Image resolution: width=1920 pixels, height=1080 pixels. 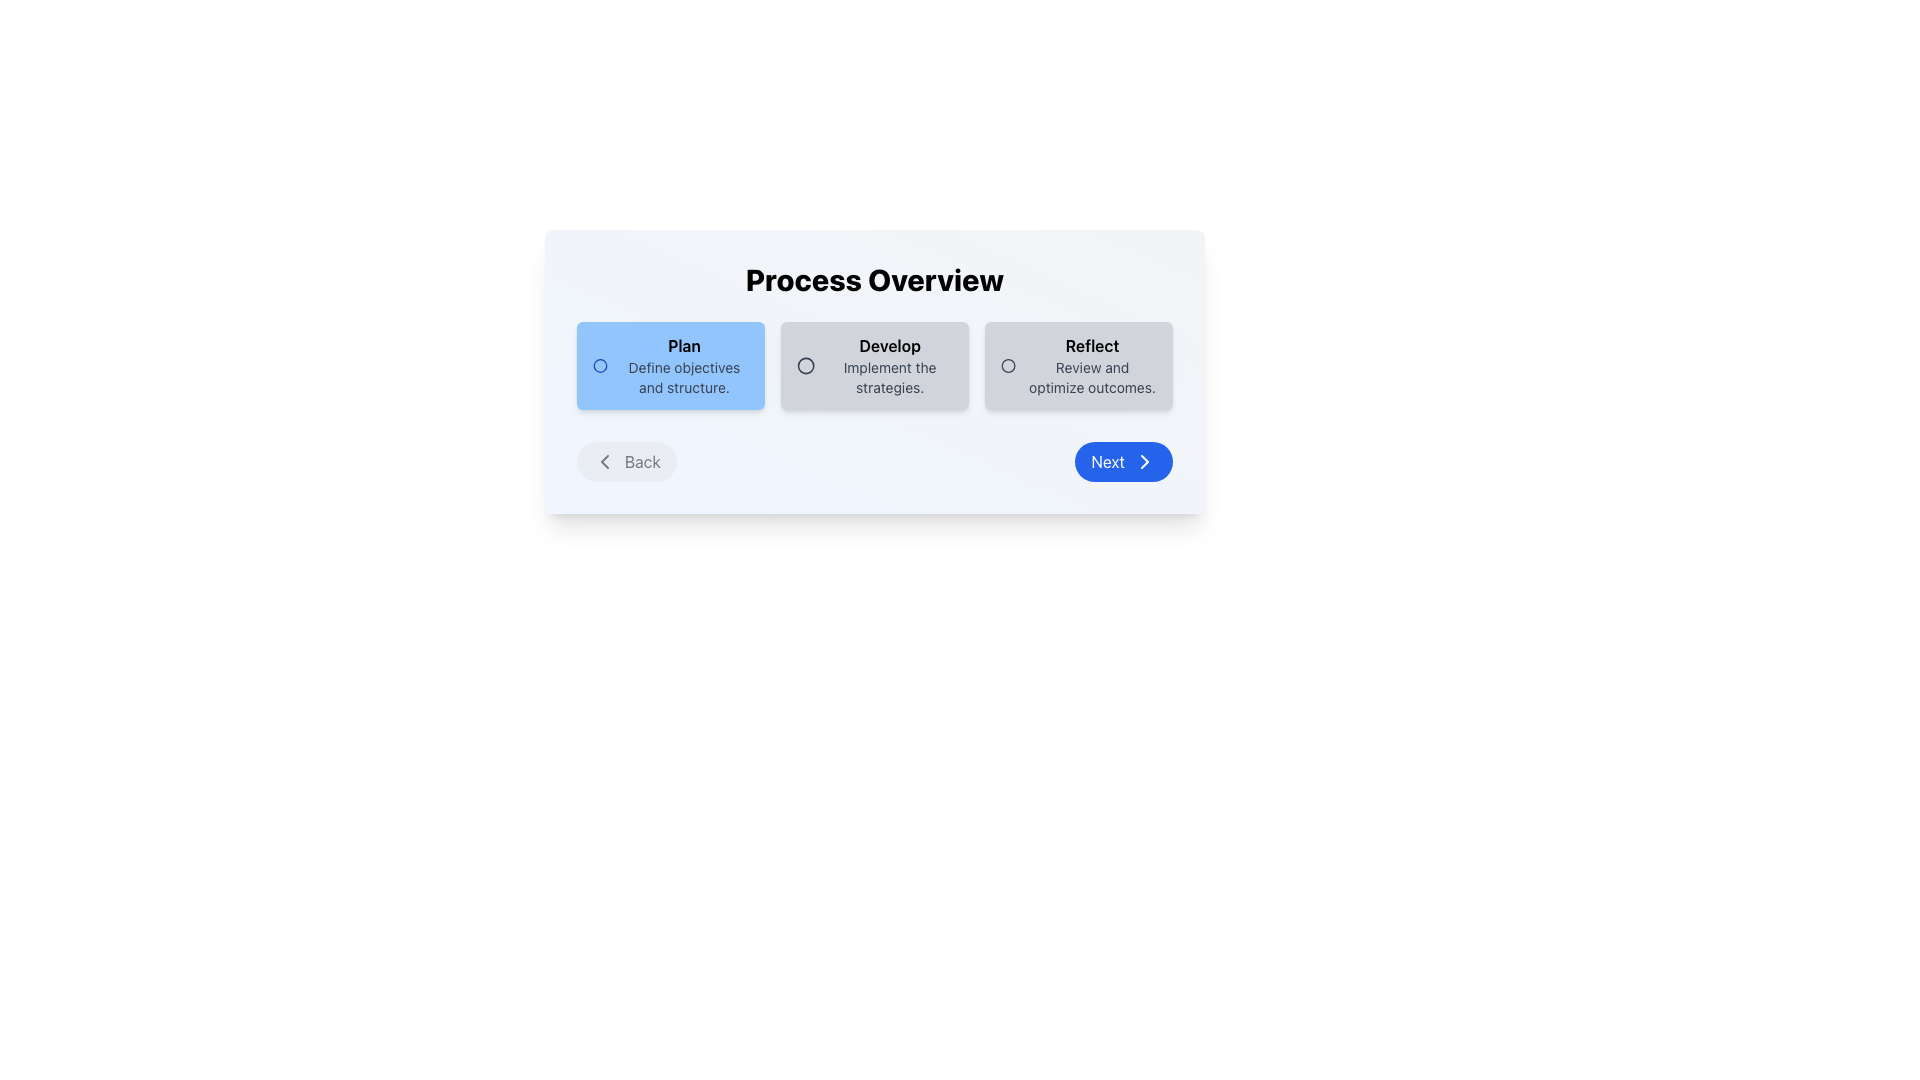 What do you see at coordinates (599, 366) in the screenshot?
I see `the blue circular decorative graphic element with a thin border located in the 'Plan' section of the 'Process Overview' card, adjacent to the text 'Define objectives and structure.'` at bounding box center [599, 366].